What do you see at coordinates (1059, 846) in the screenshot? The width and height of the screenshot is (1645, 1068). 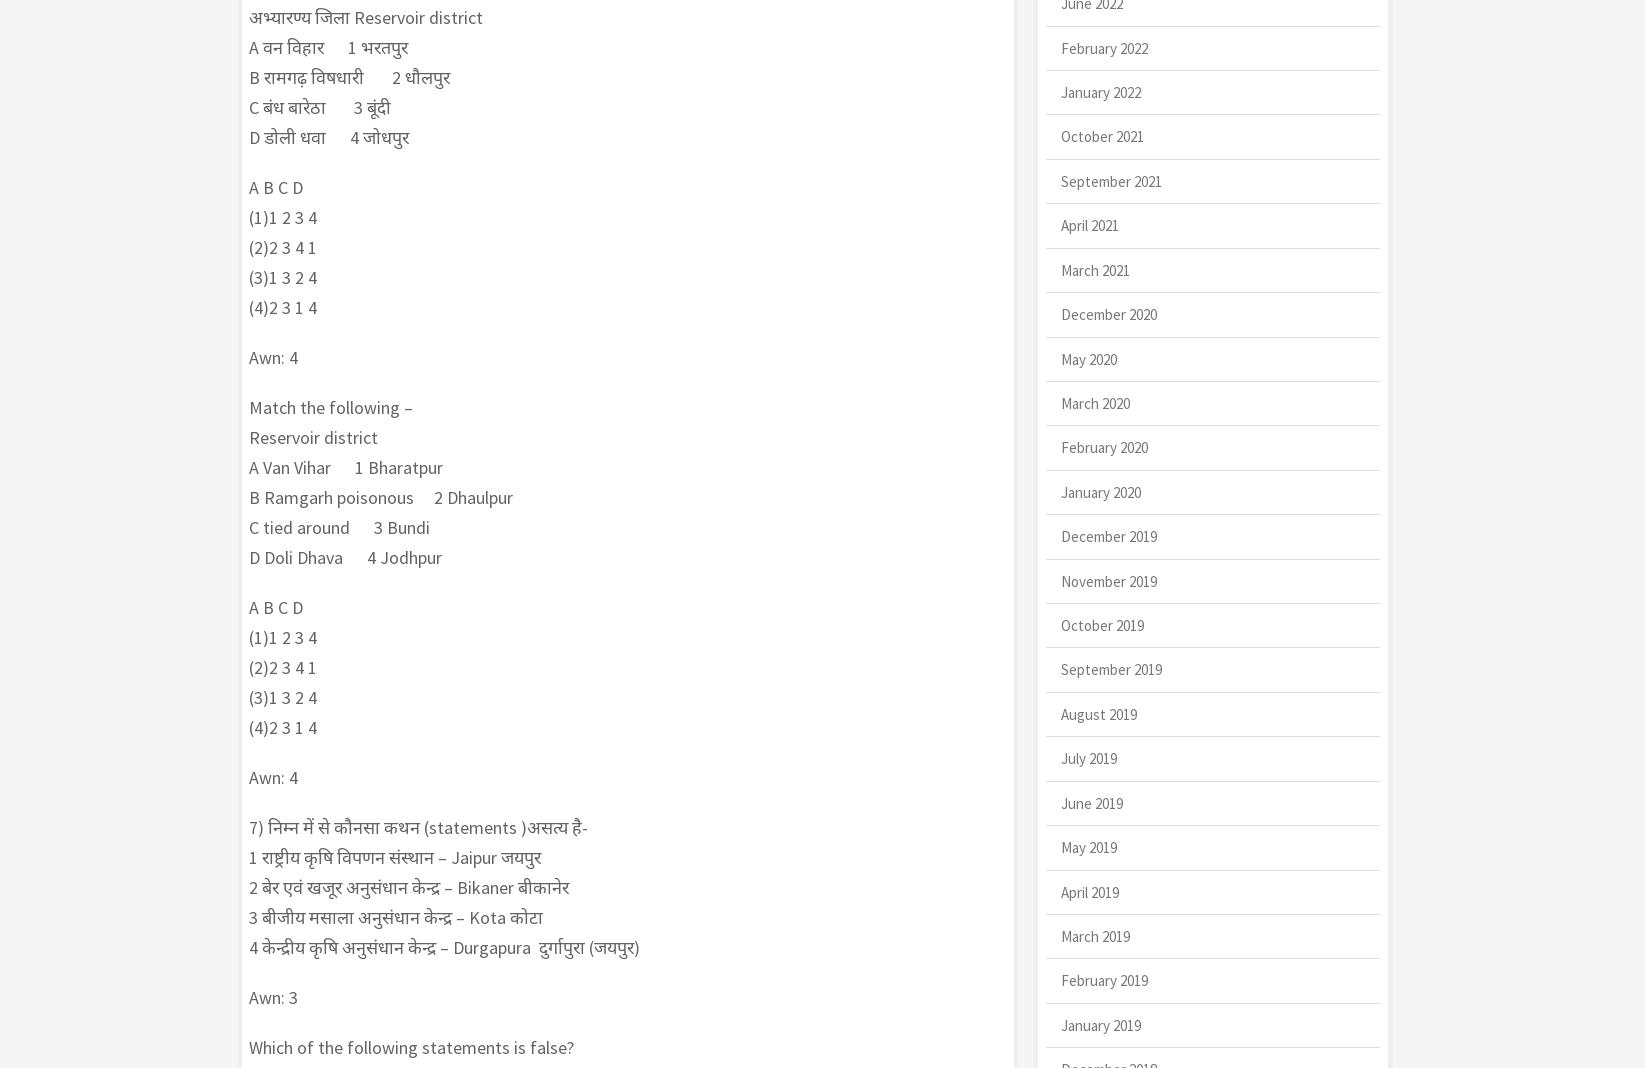 I see `'May 2019'` at bounding box center [1059, 846].